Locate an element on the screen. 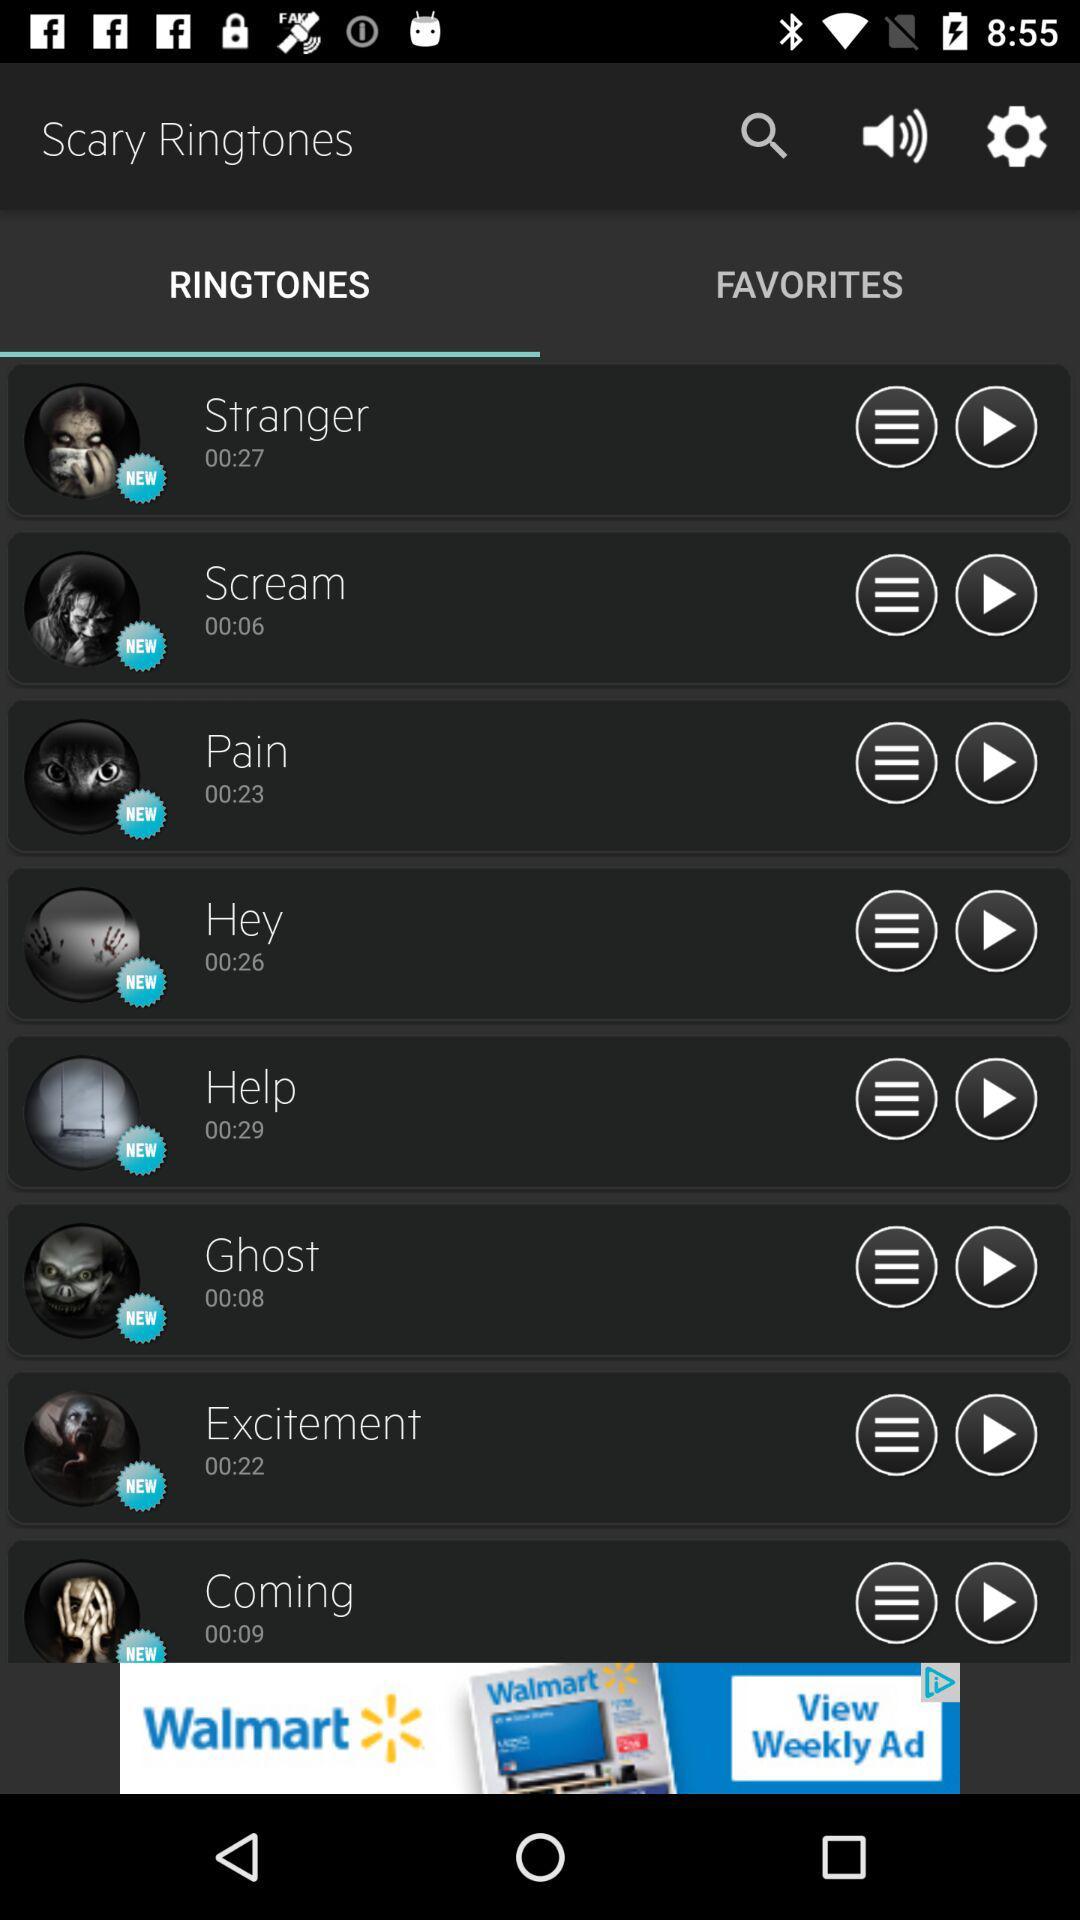 The height and width of the screenshot is (1920, 1080). go next is located at coordinates (995, 763).